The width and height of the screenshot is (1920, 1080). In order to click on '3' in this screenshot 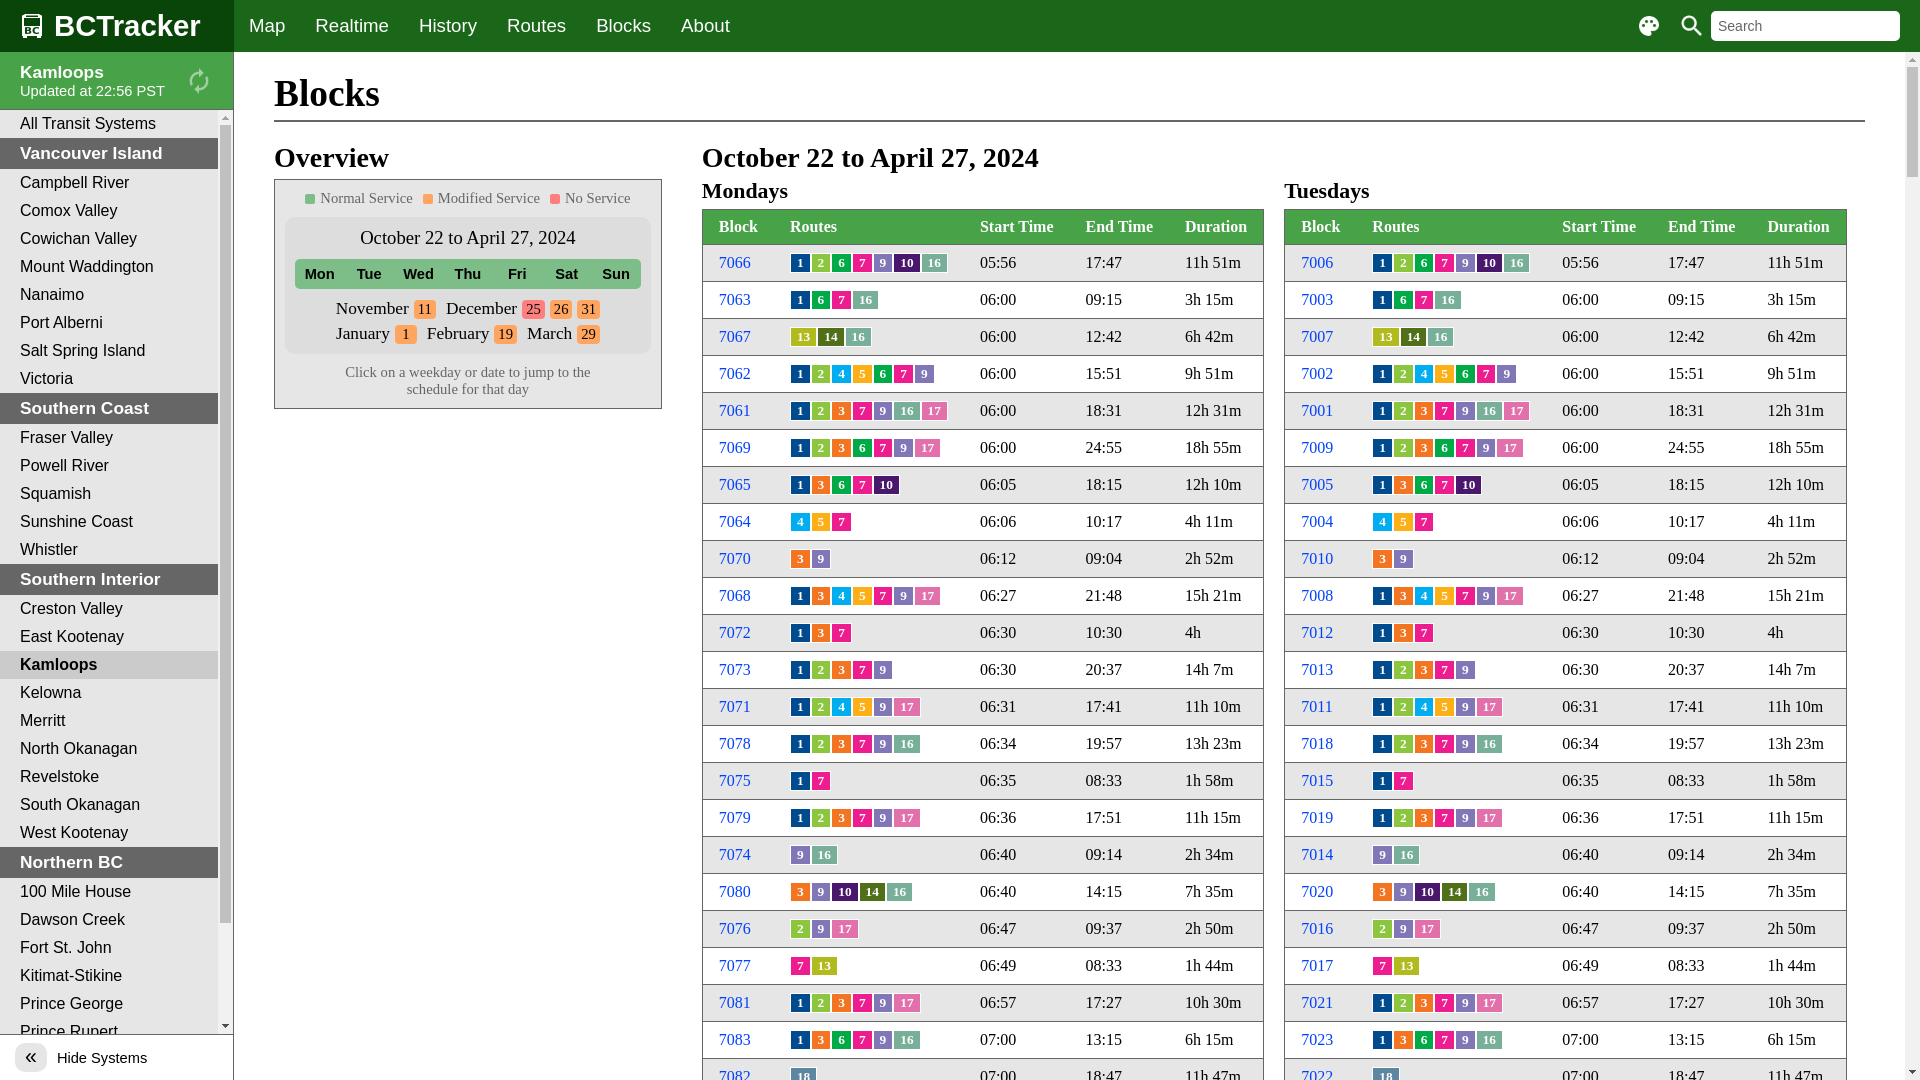, I will do `click(1402, 632)`.